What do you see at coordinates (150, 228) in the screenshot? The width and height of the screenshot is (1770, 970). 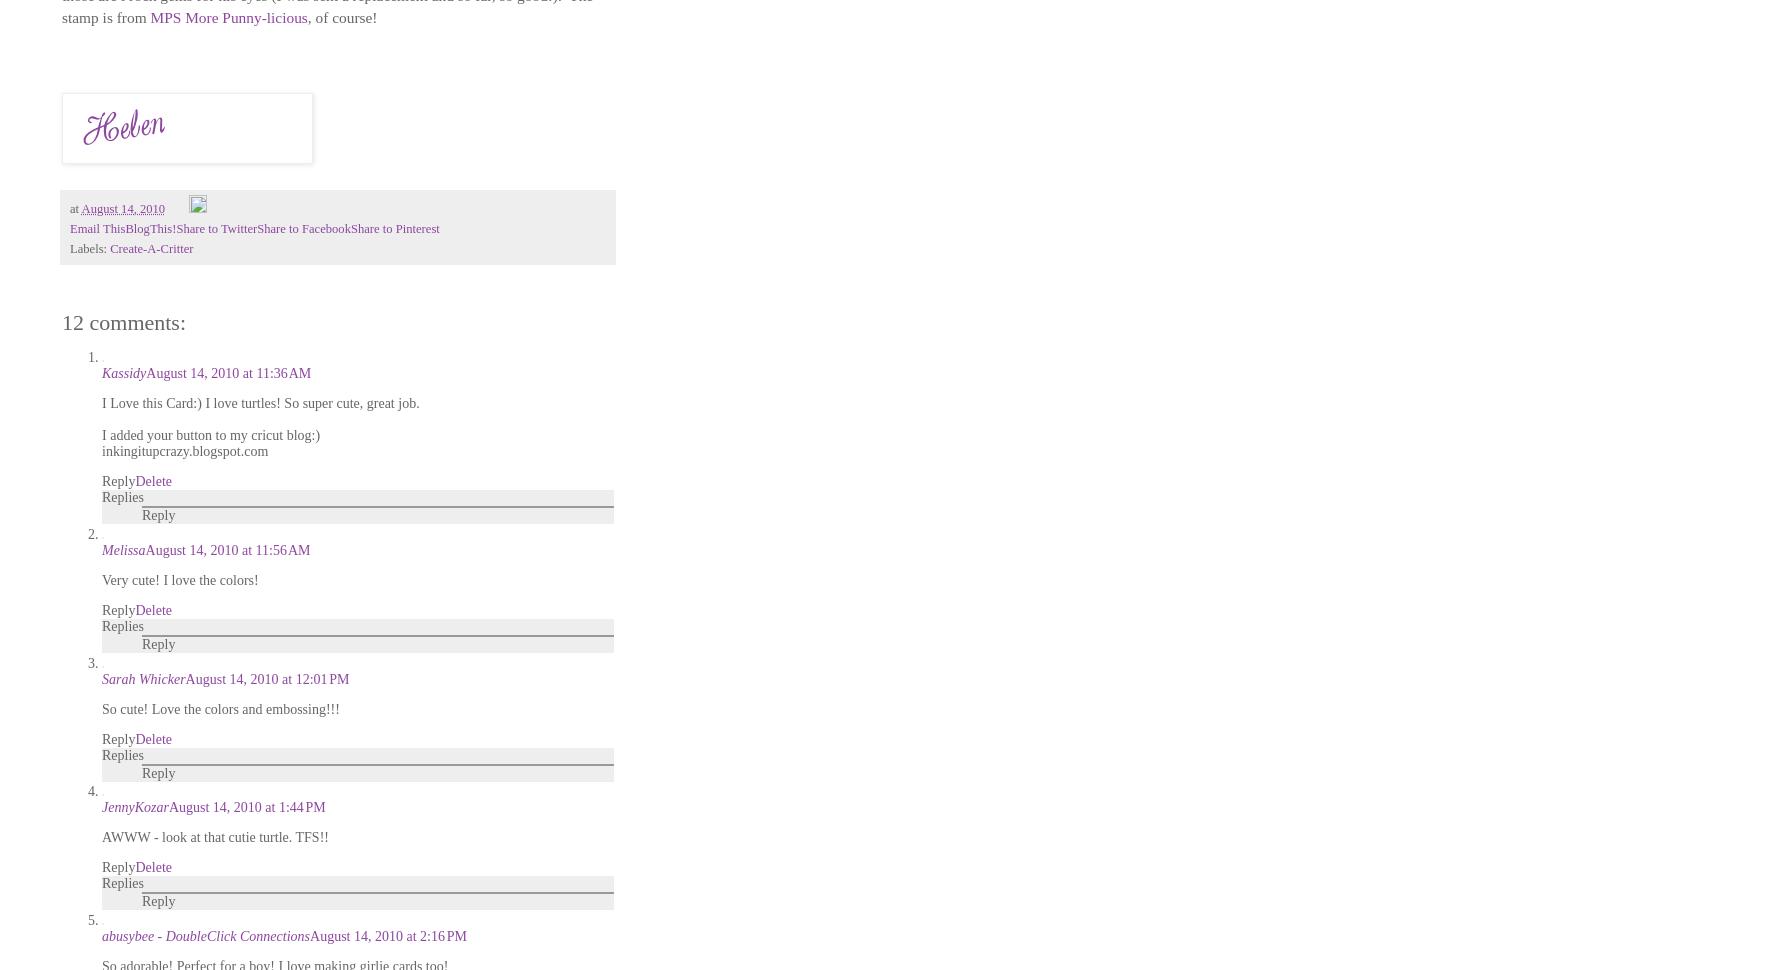 I see `'BlogThis!'` at bounding box center [150, 228].